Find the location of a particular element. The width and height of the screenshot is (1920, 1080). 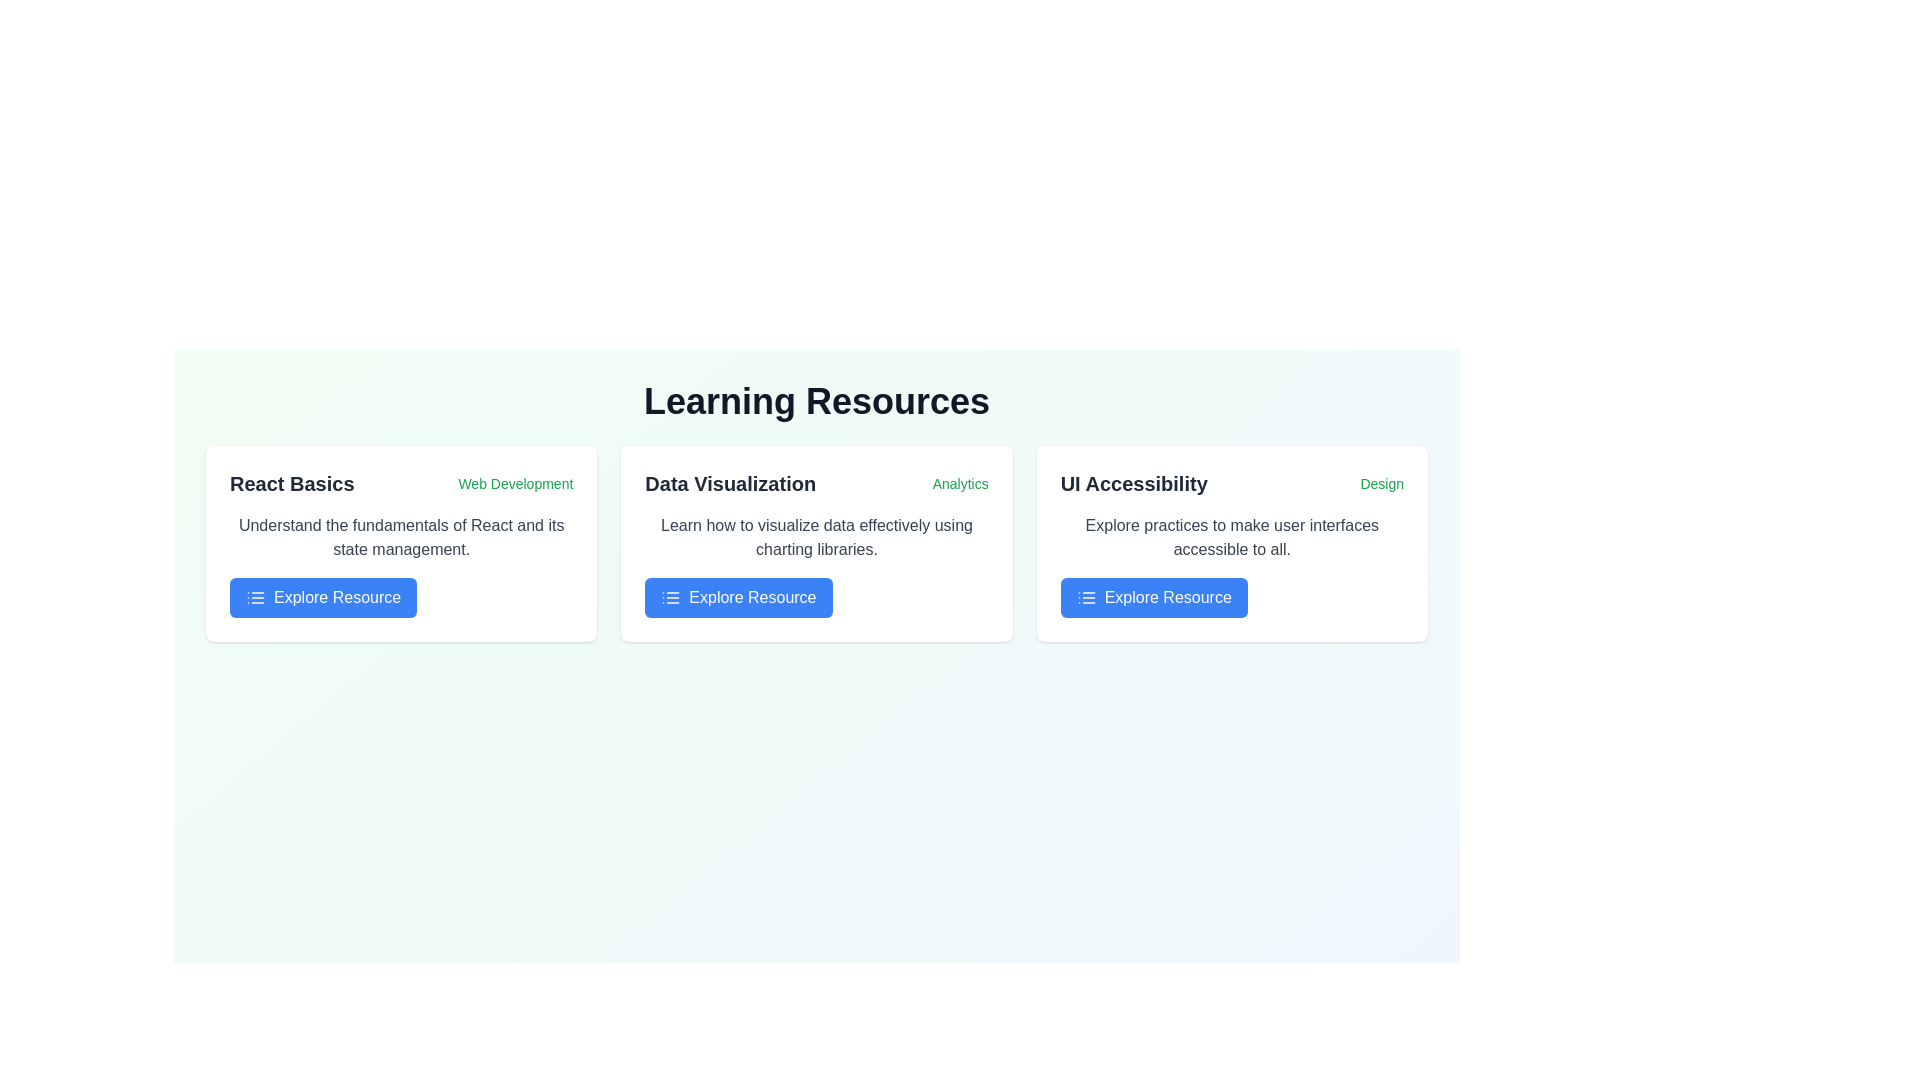

the text label 'React Basics' in bold, dark font is located at coordinates (400, 483).